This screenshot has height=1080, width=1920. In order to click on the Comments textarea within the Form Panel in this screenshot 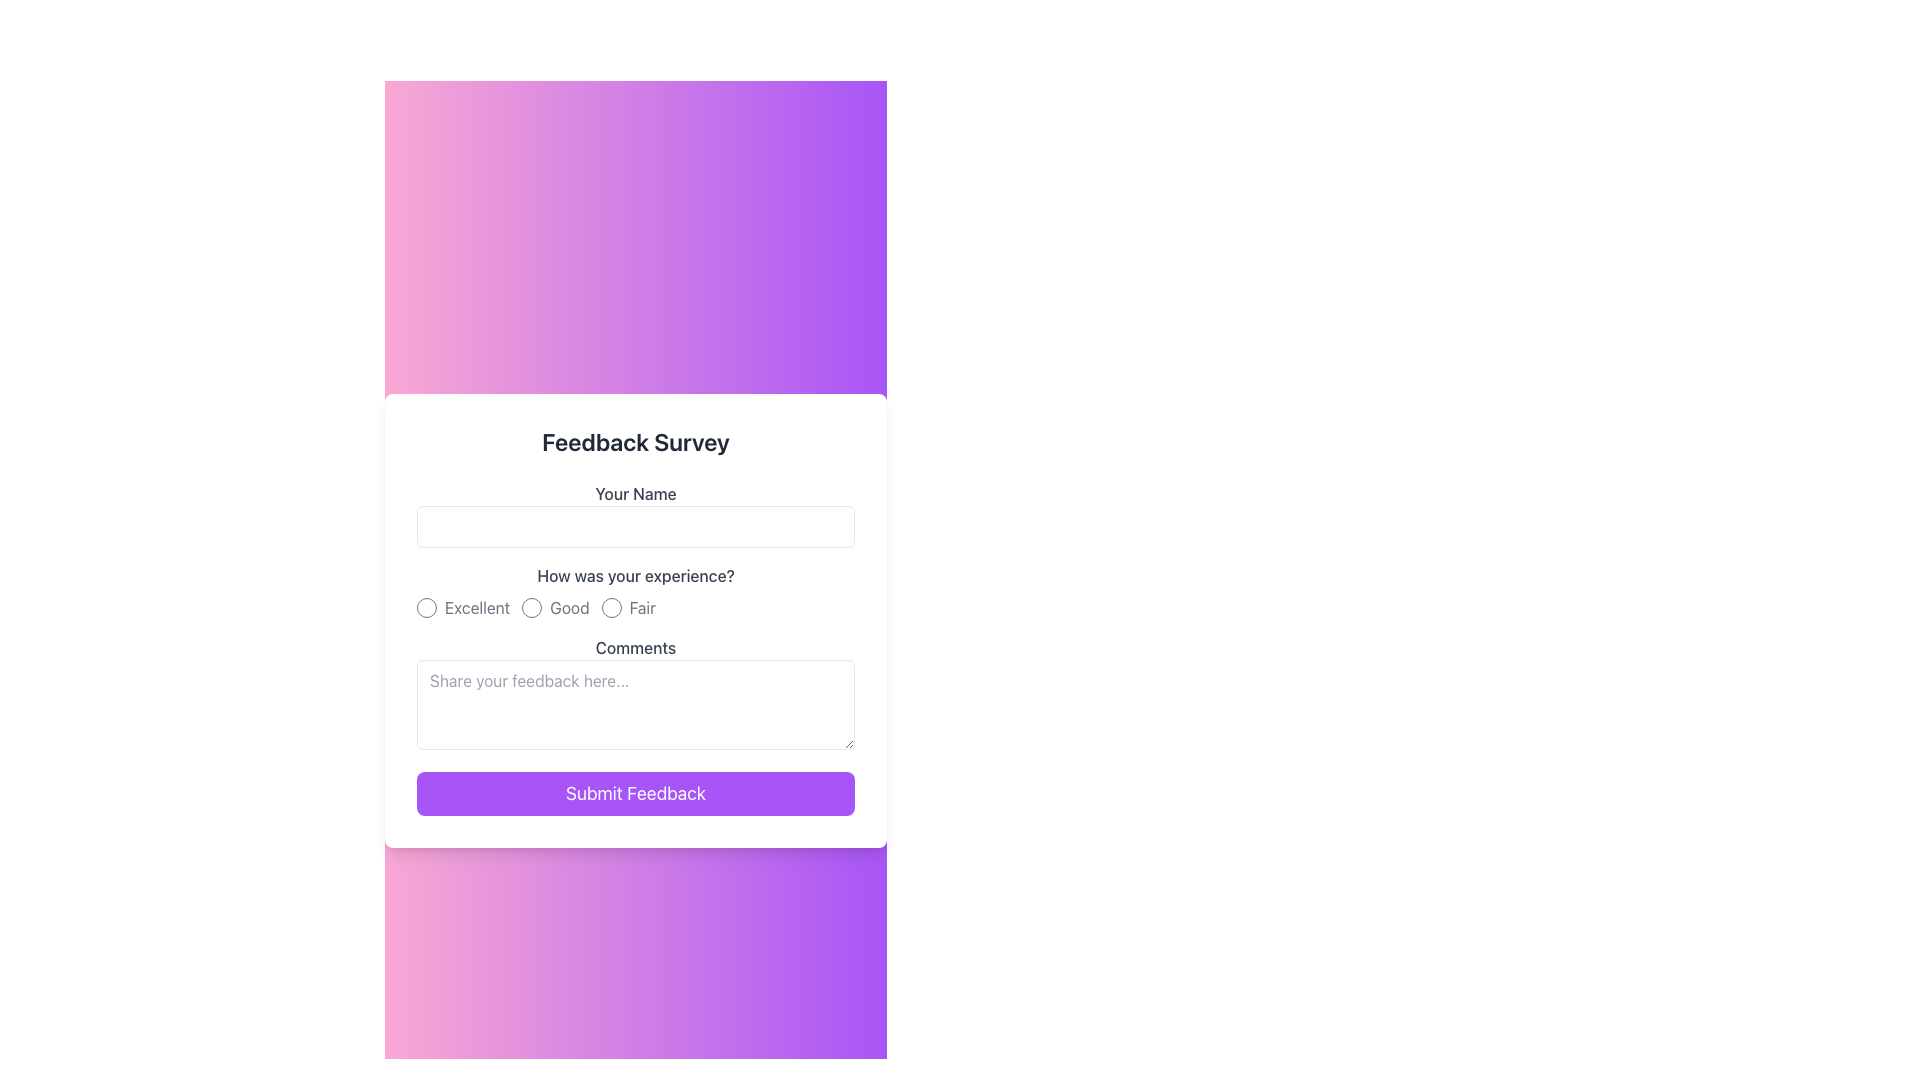, I will do `click(634, 620)`.